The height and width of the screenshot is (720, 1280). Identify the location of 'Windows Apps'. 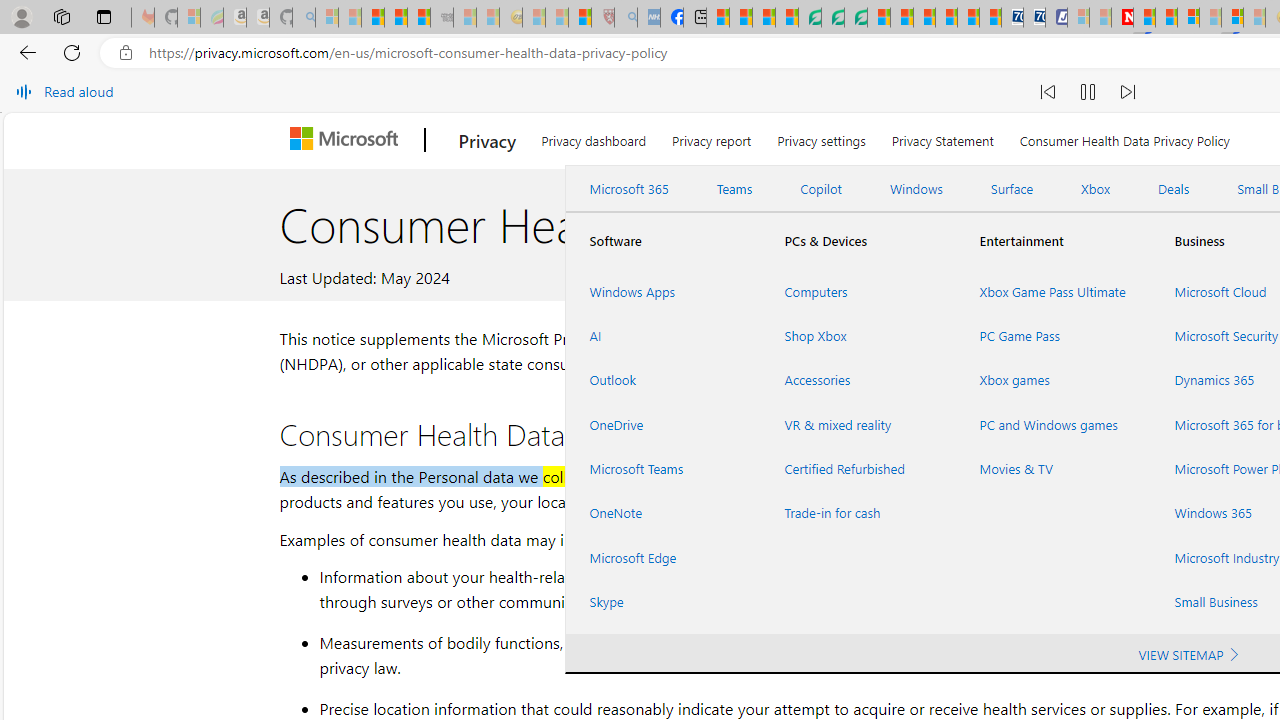
(663, 291).